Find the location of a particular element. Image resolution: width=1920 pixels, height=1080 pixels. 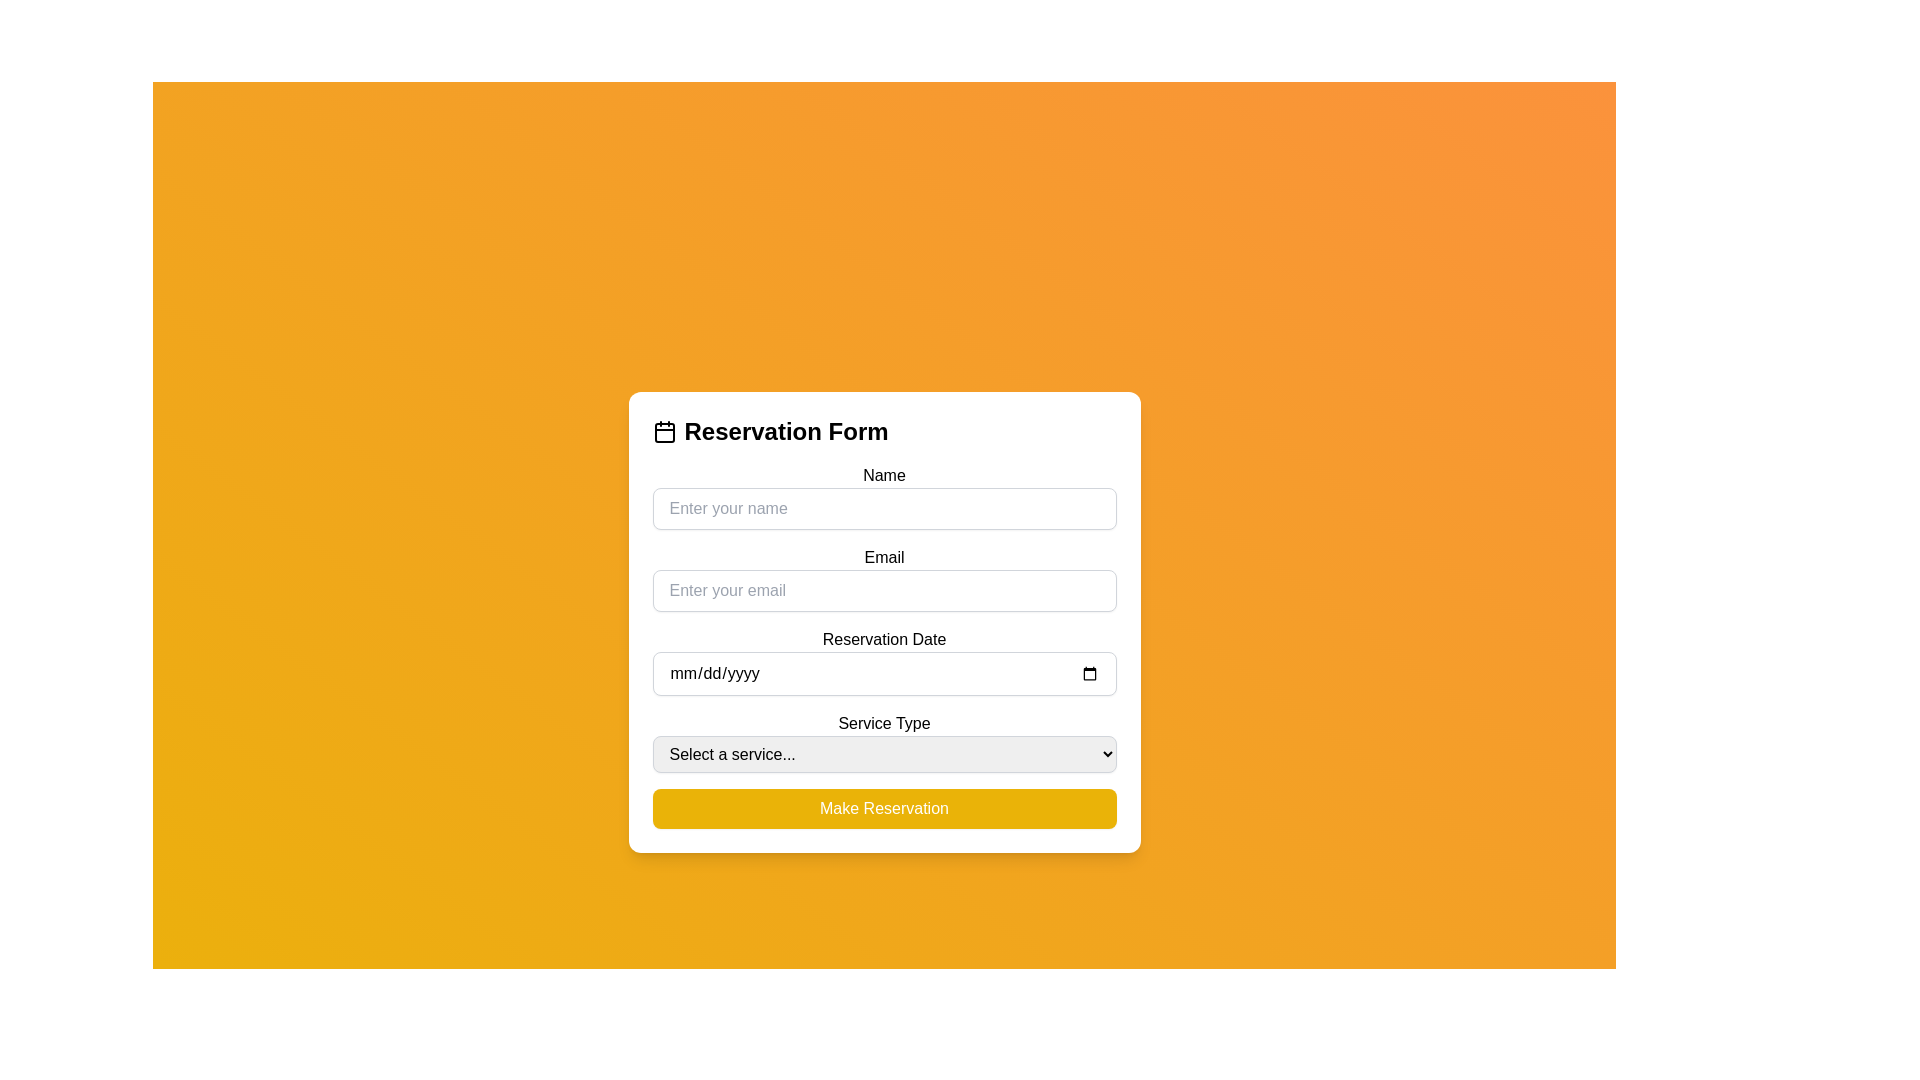

the date picker is located at coordinates (883, 673).